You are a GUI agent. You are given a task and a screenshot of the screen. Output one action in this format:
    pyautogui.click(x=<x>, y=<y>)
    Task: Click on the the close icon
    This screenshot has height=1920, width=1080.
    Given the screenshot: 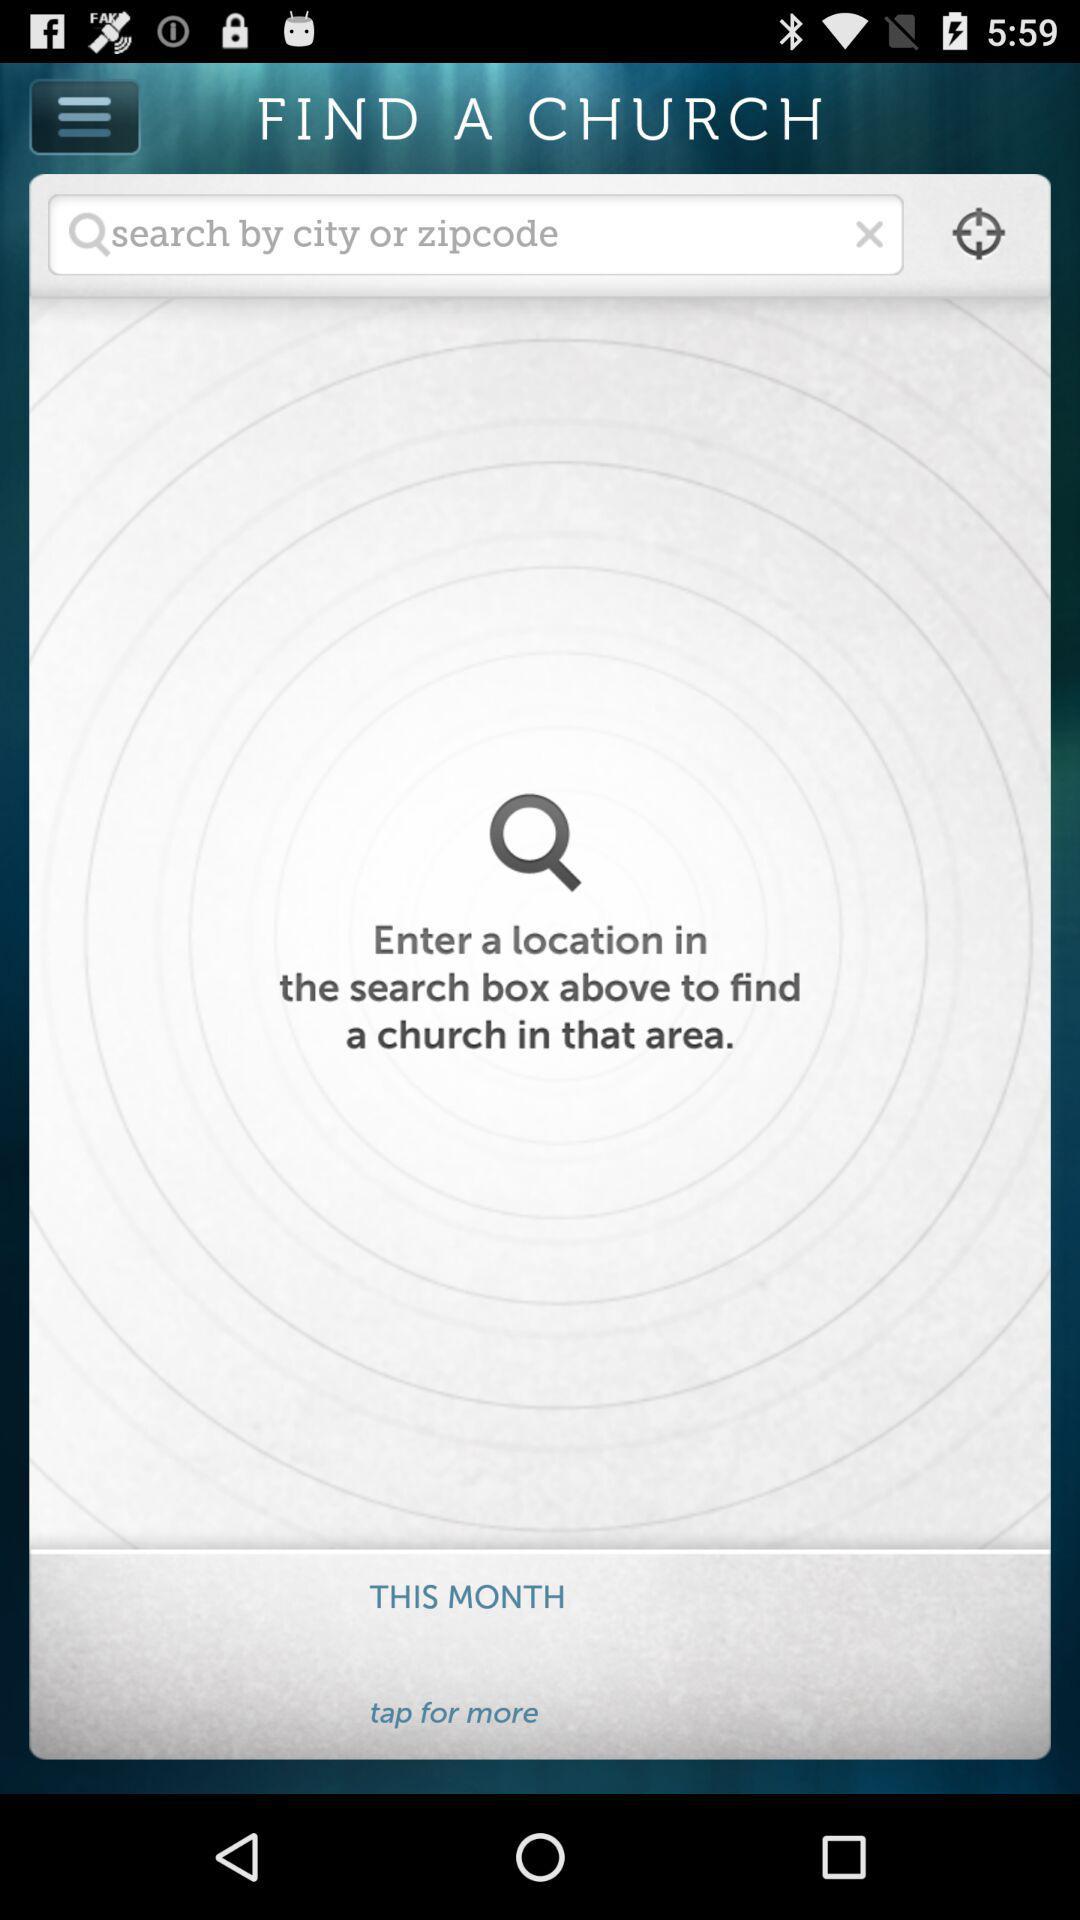 What is the action you would take?
    pyautogui.click(x=868, y=249)
    